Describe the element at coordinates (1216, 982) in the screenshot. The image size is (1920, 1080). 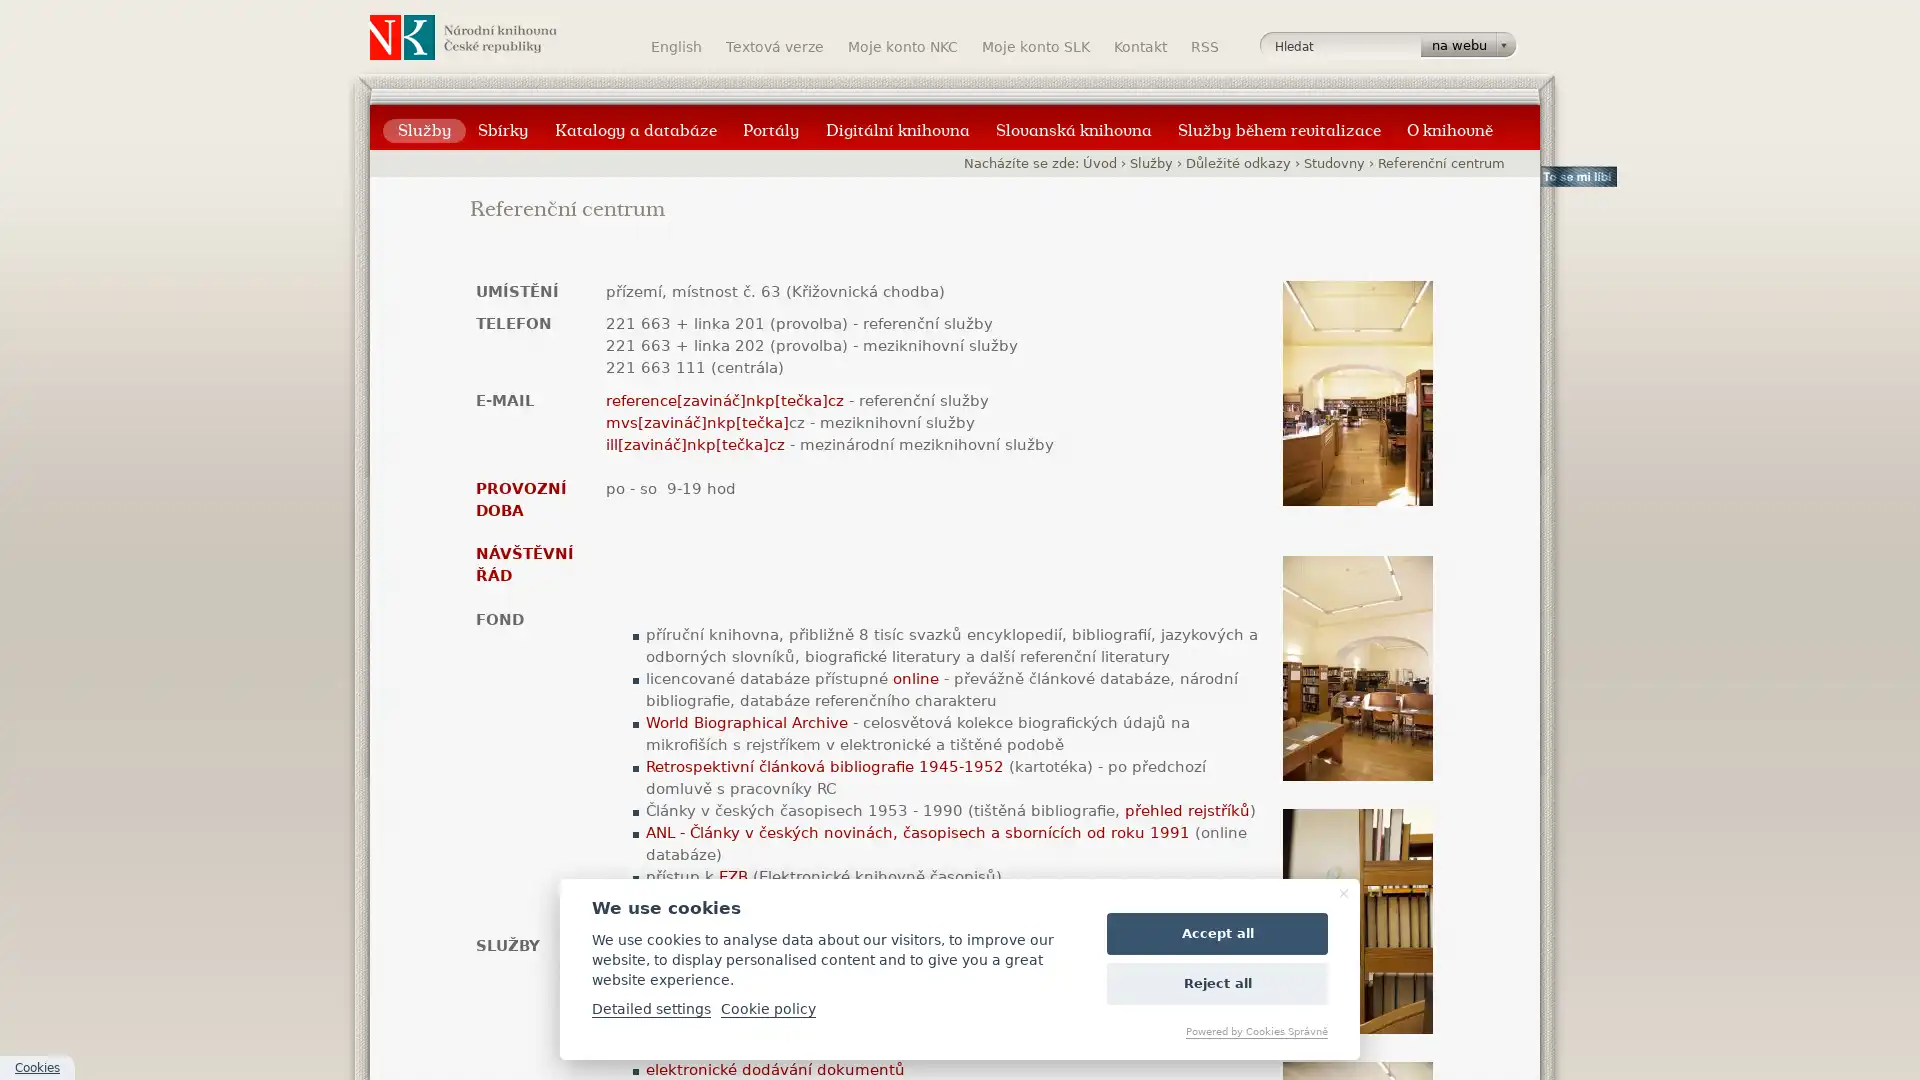
I see `Reject all` at that location.